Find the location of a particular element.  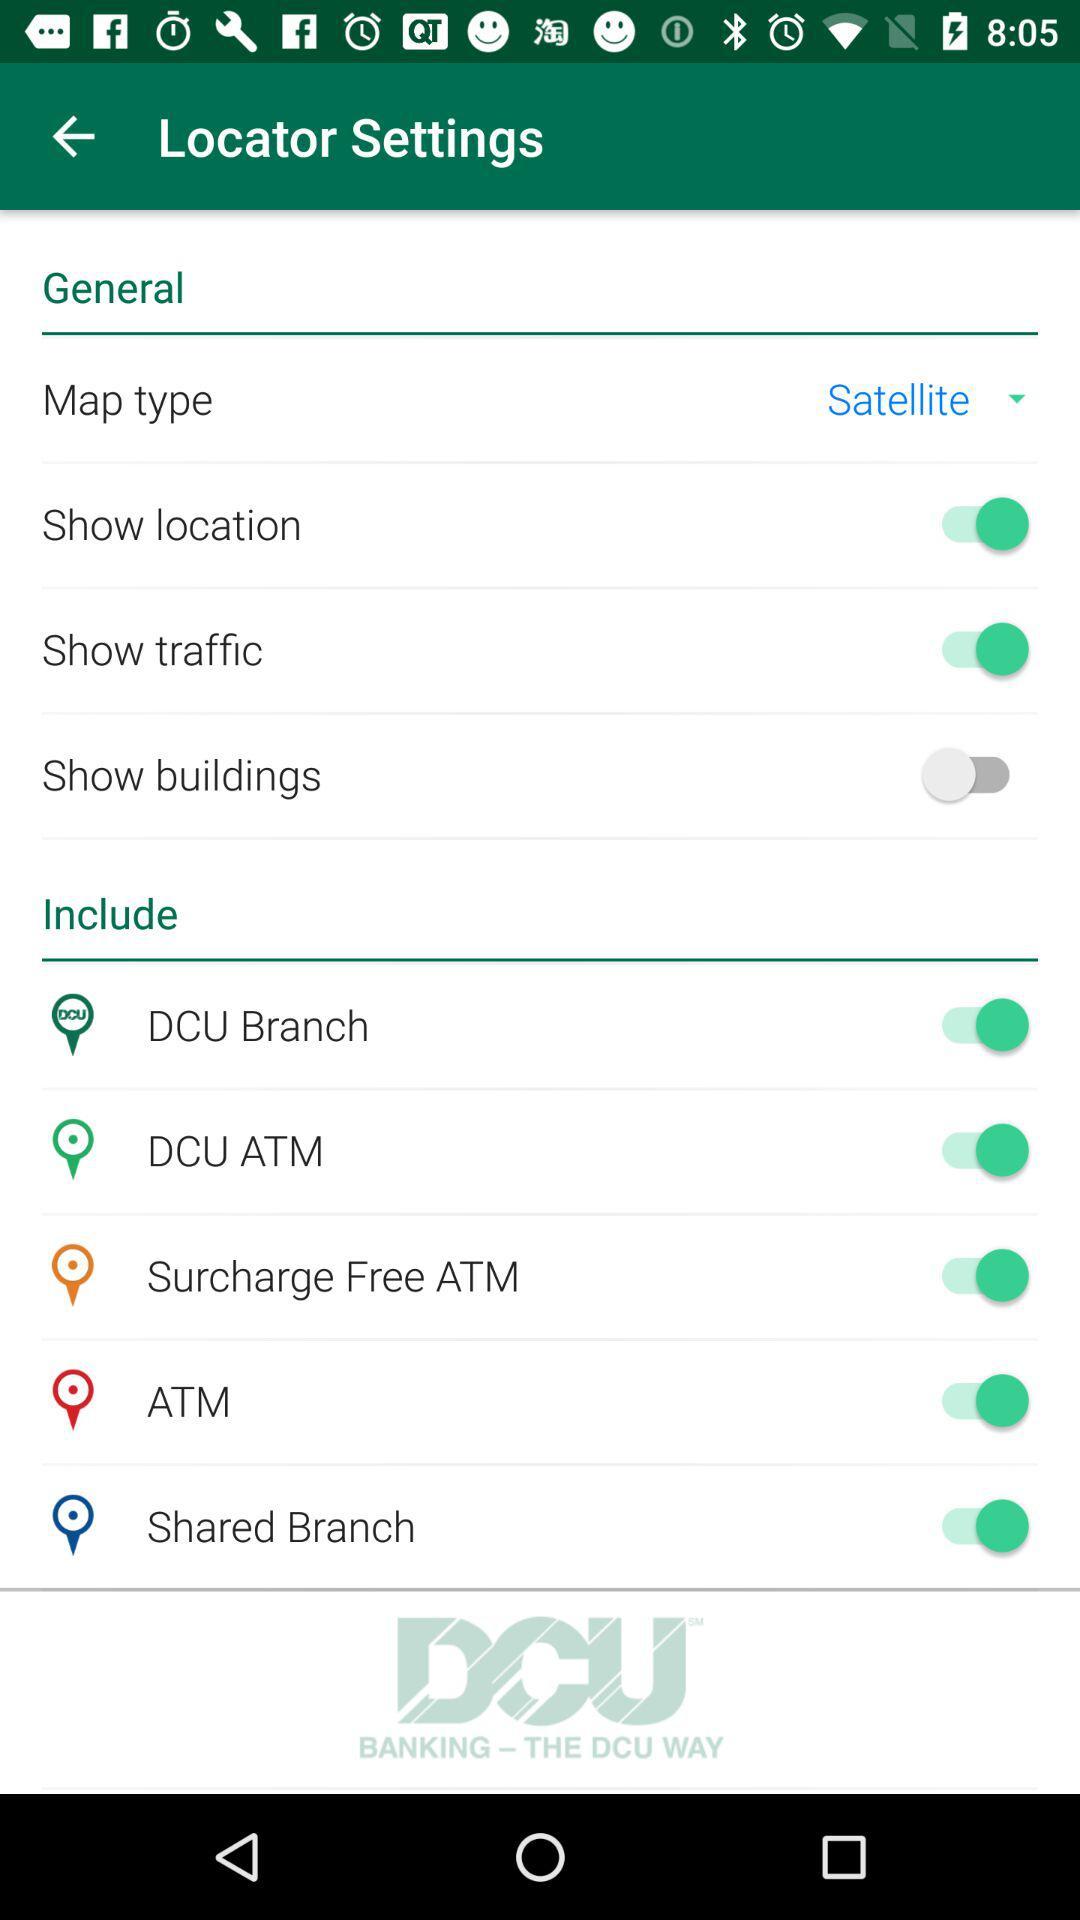

app next to locator settings is located at coordinates (72, 135).